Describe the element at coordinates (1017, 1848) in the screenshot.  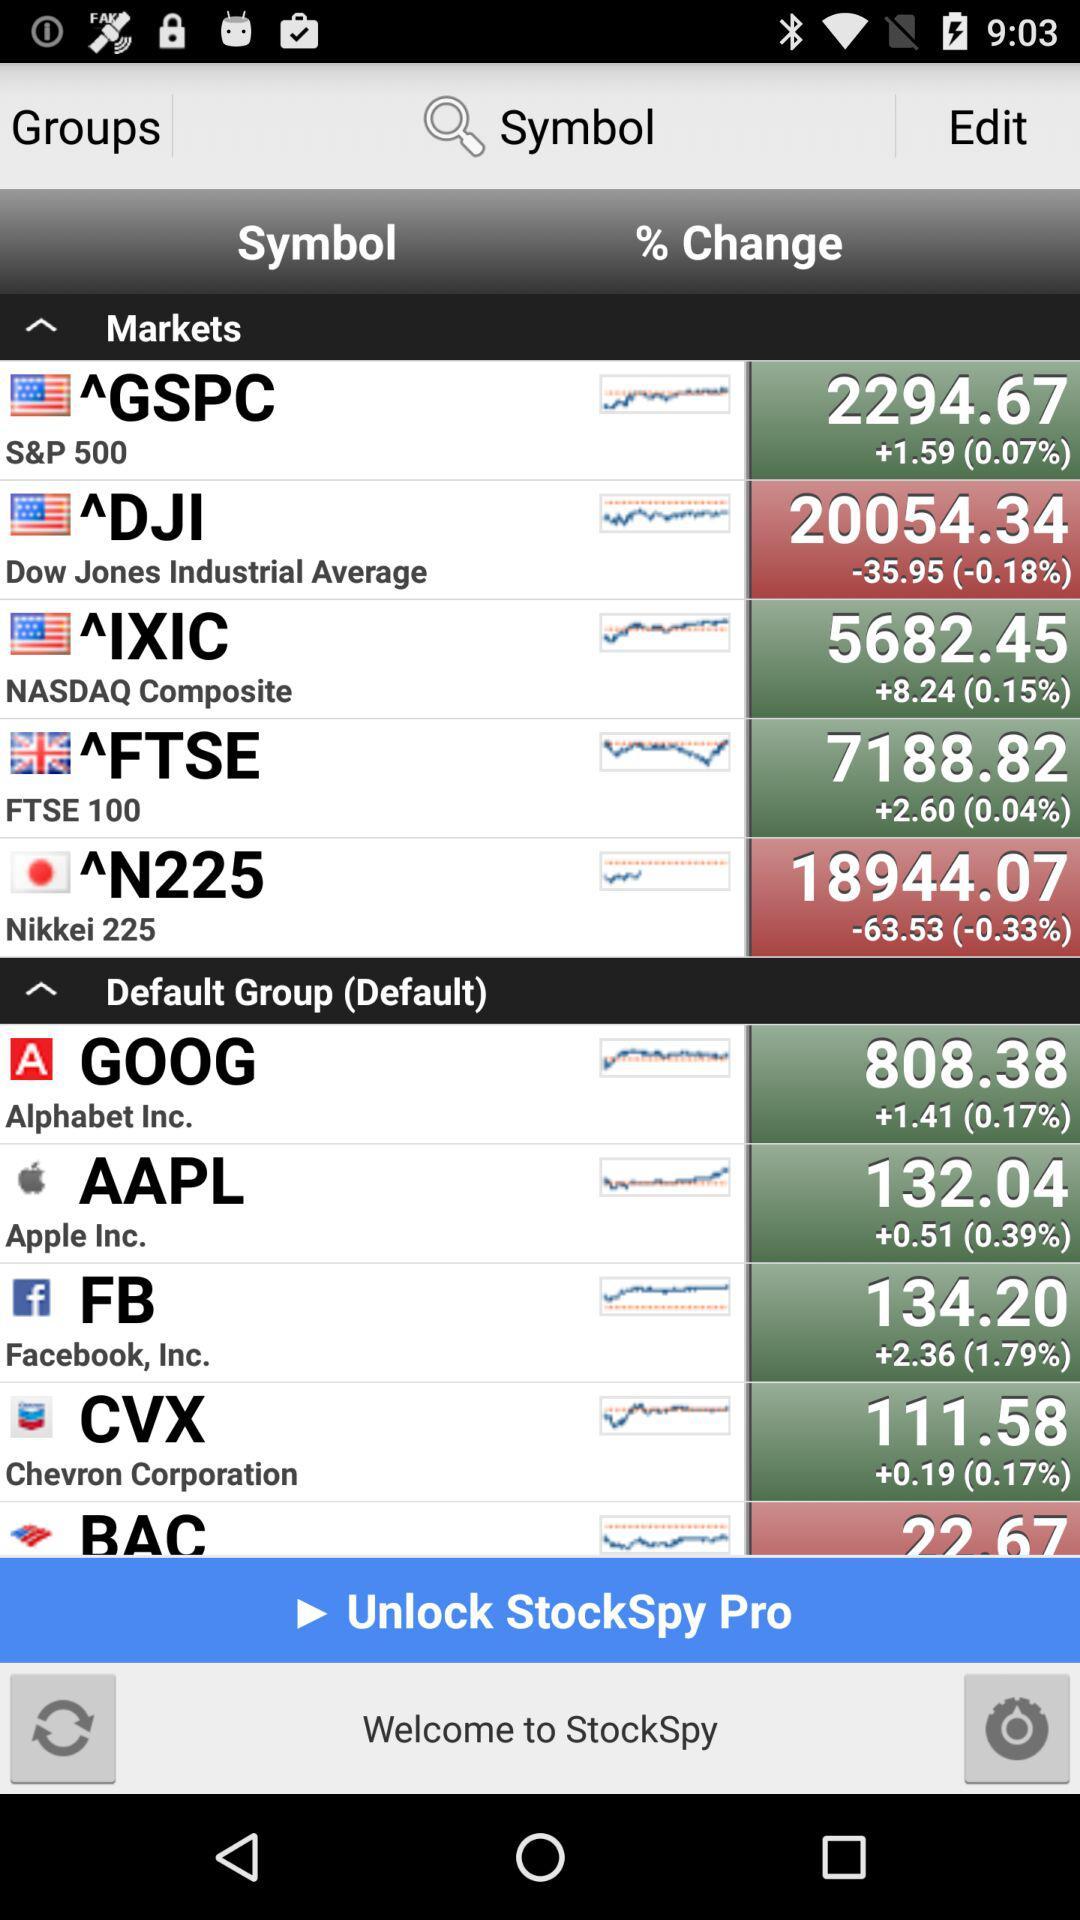
I see `the location_crosshair icon` at that location.